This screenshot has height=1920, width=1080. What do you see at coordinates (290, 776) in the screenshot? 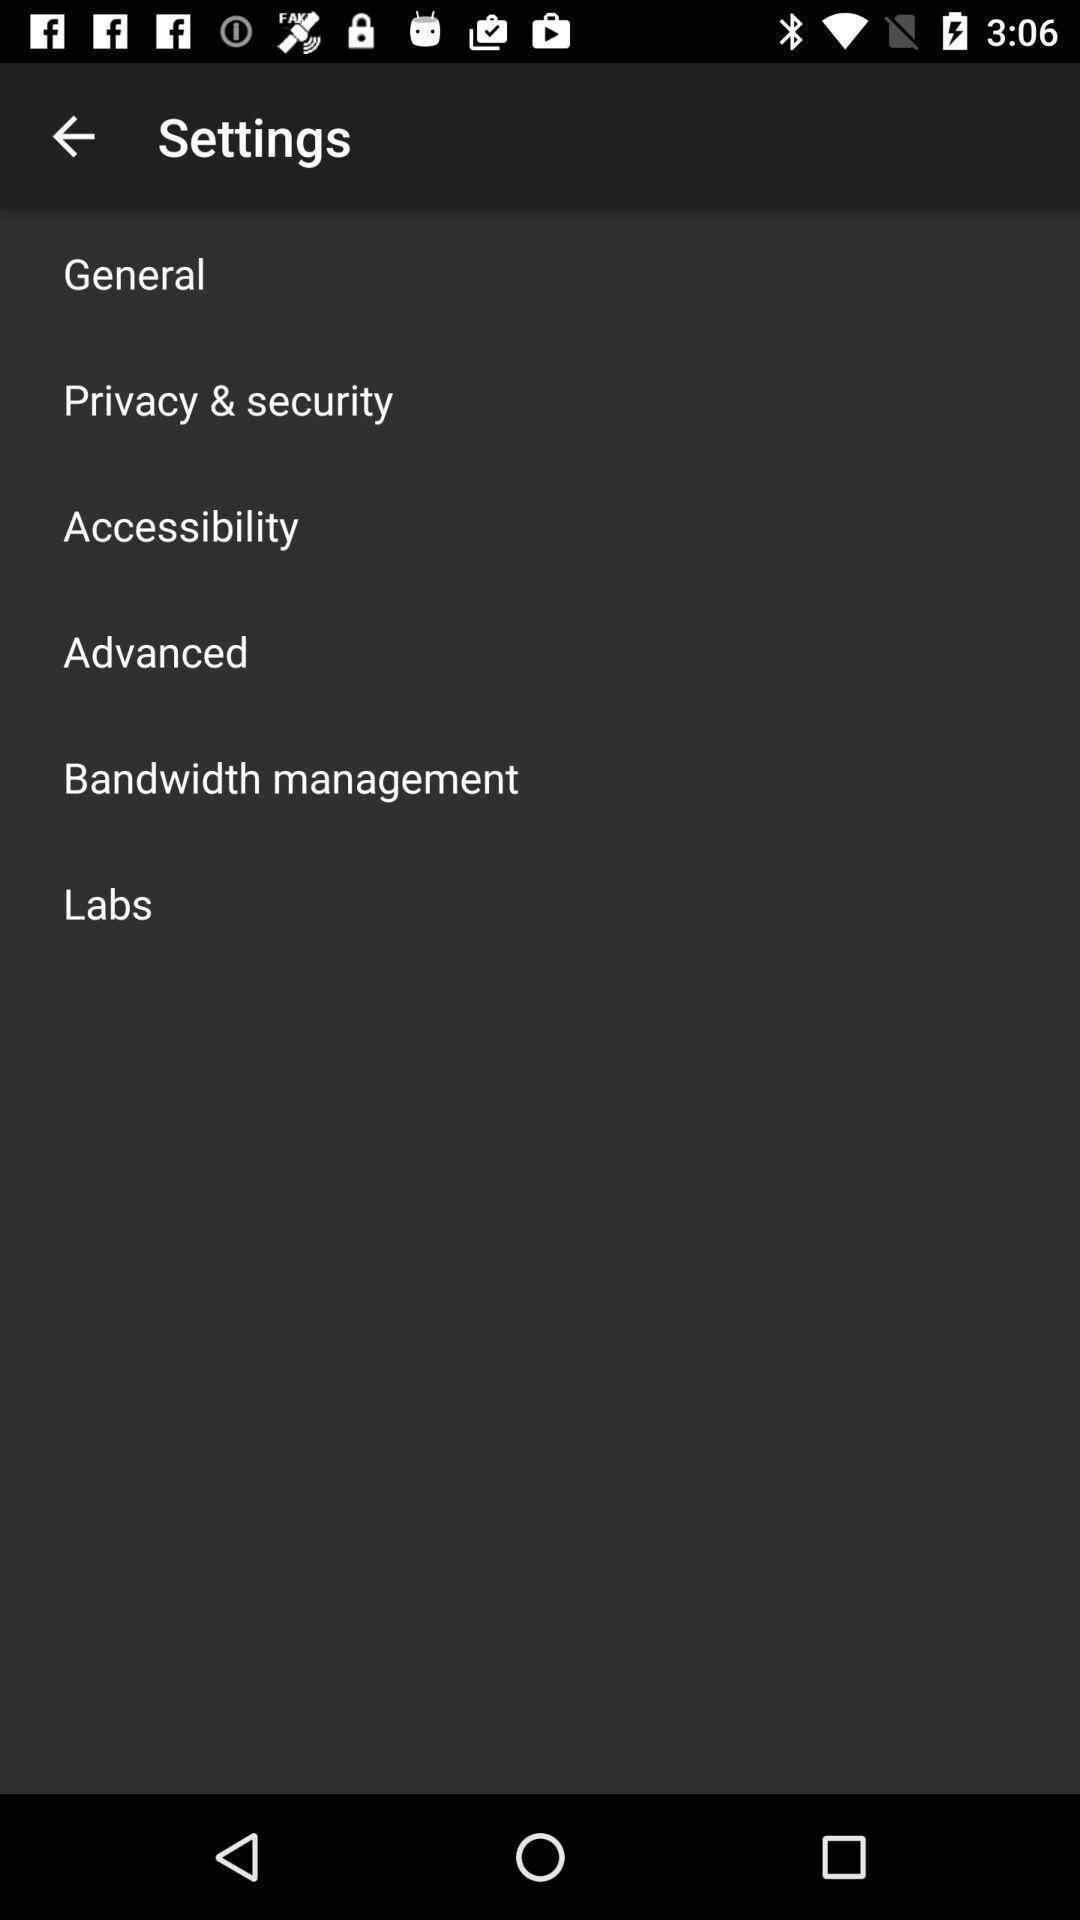
I see `item above labs app` at bounding box center [290, 776].